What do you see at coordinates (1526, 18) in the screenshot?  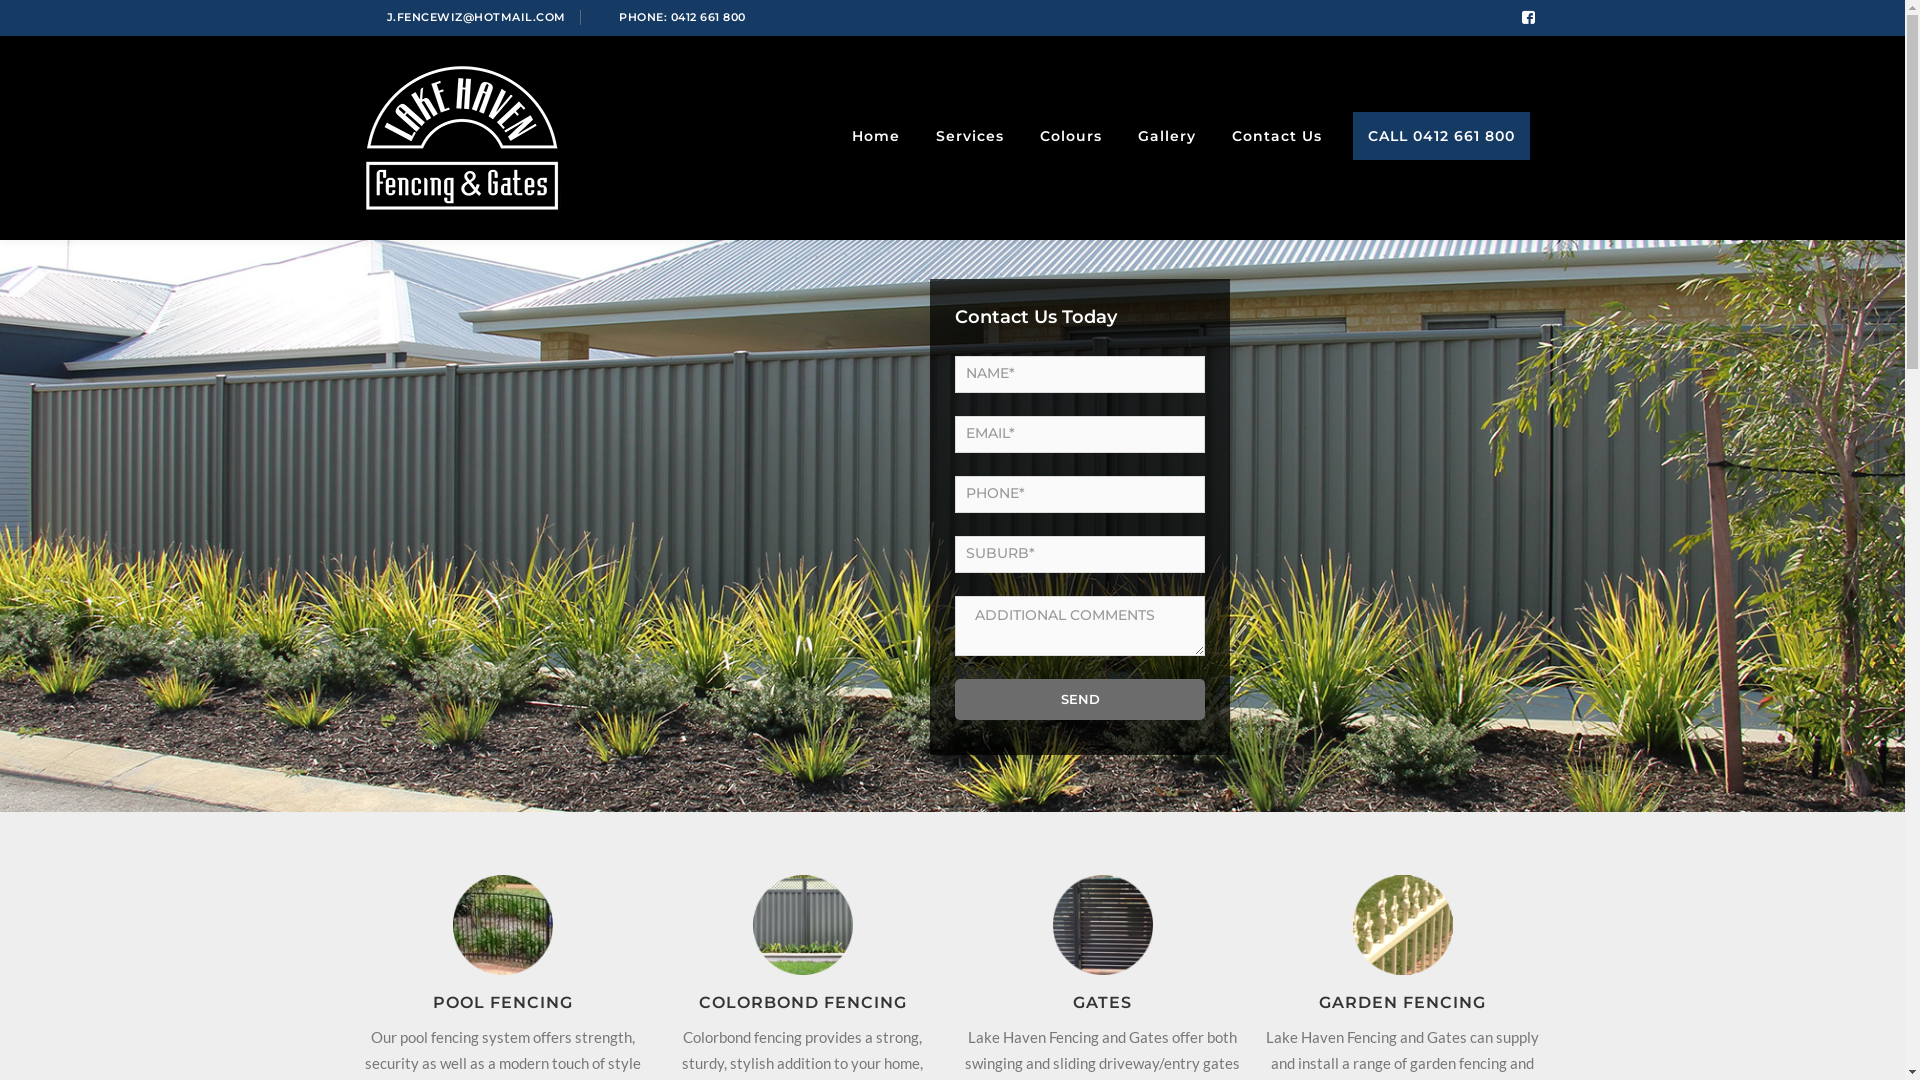 I see `'Facebook Profile'` at bounding box center [1526, 18].